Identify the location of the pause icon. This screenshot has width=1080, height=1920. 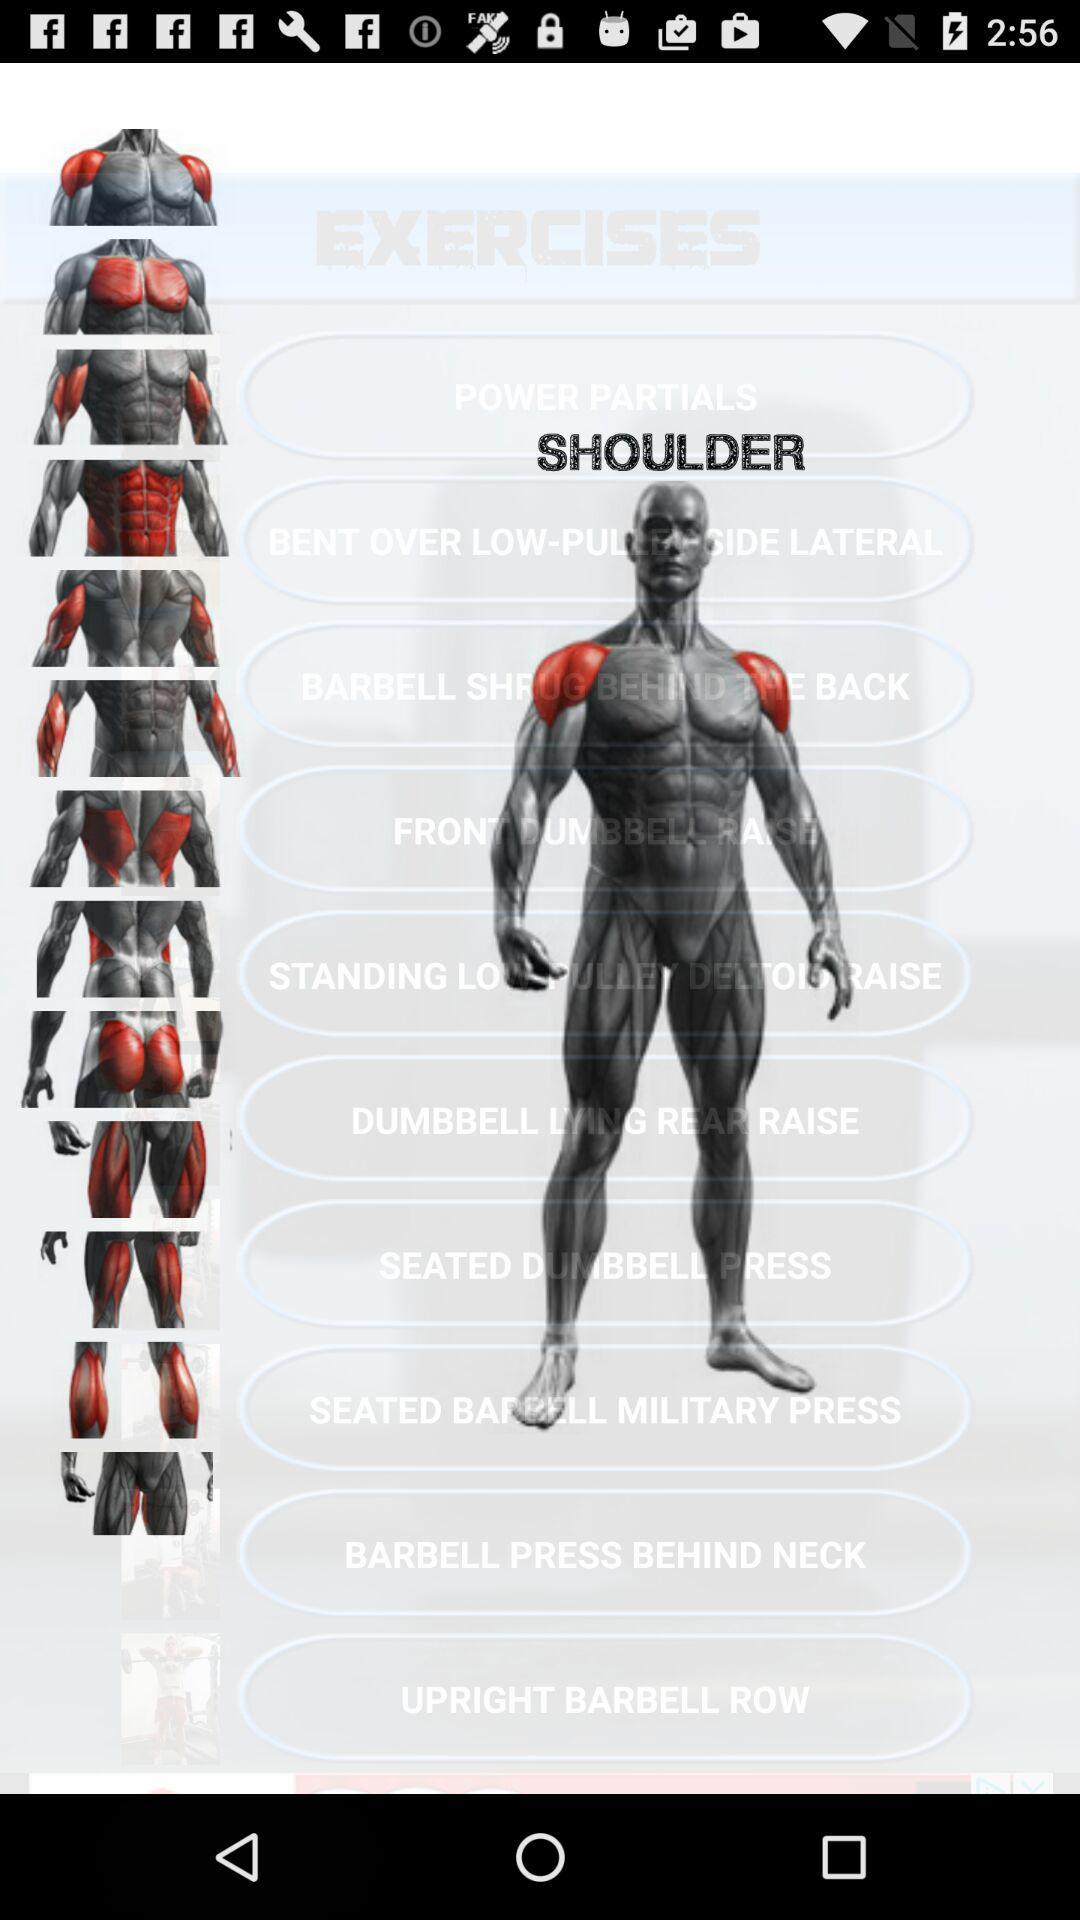
(131, 1480).